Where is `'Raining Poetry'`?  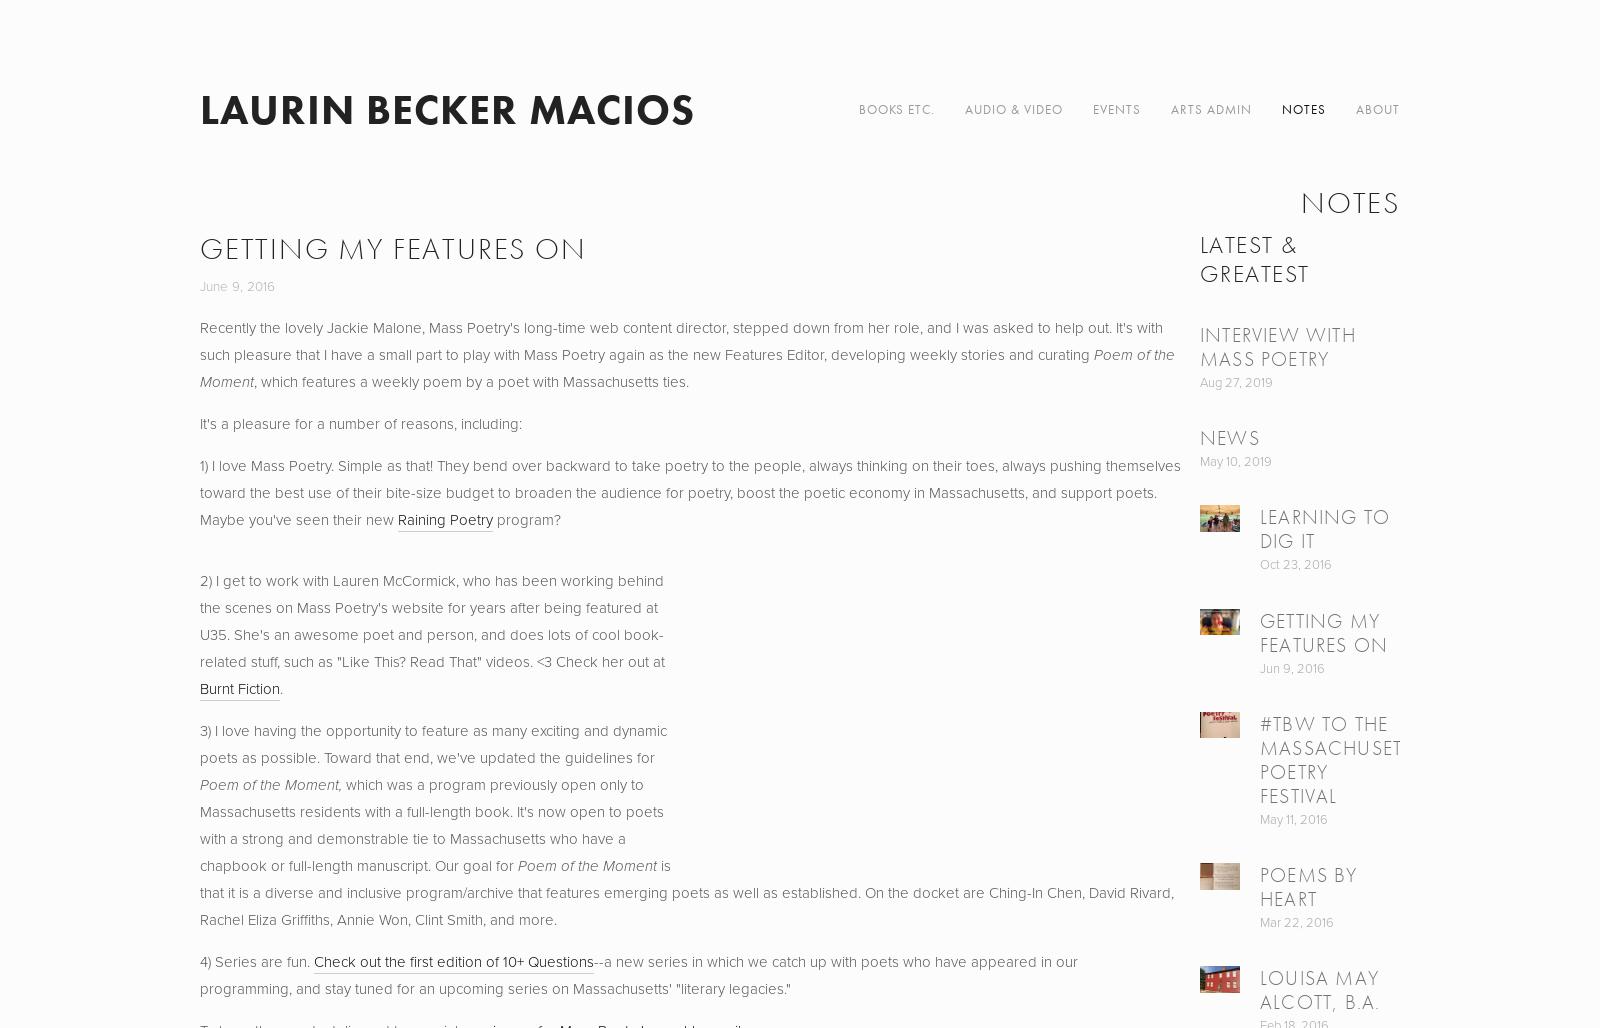
'Raining Poetry' is located at coordinates (397, 519).